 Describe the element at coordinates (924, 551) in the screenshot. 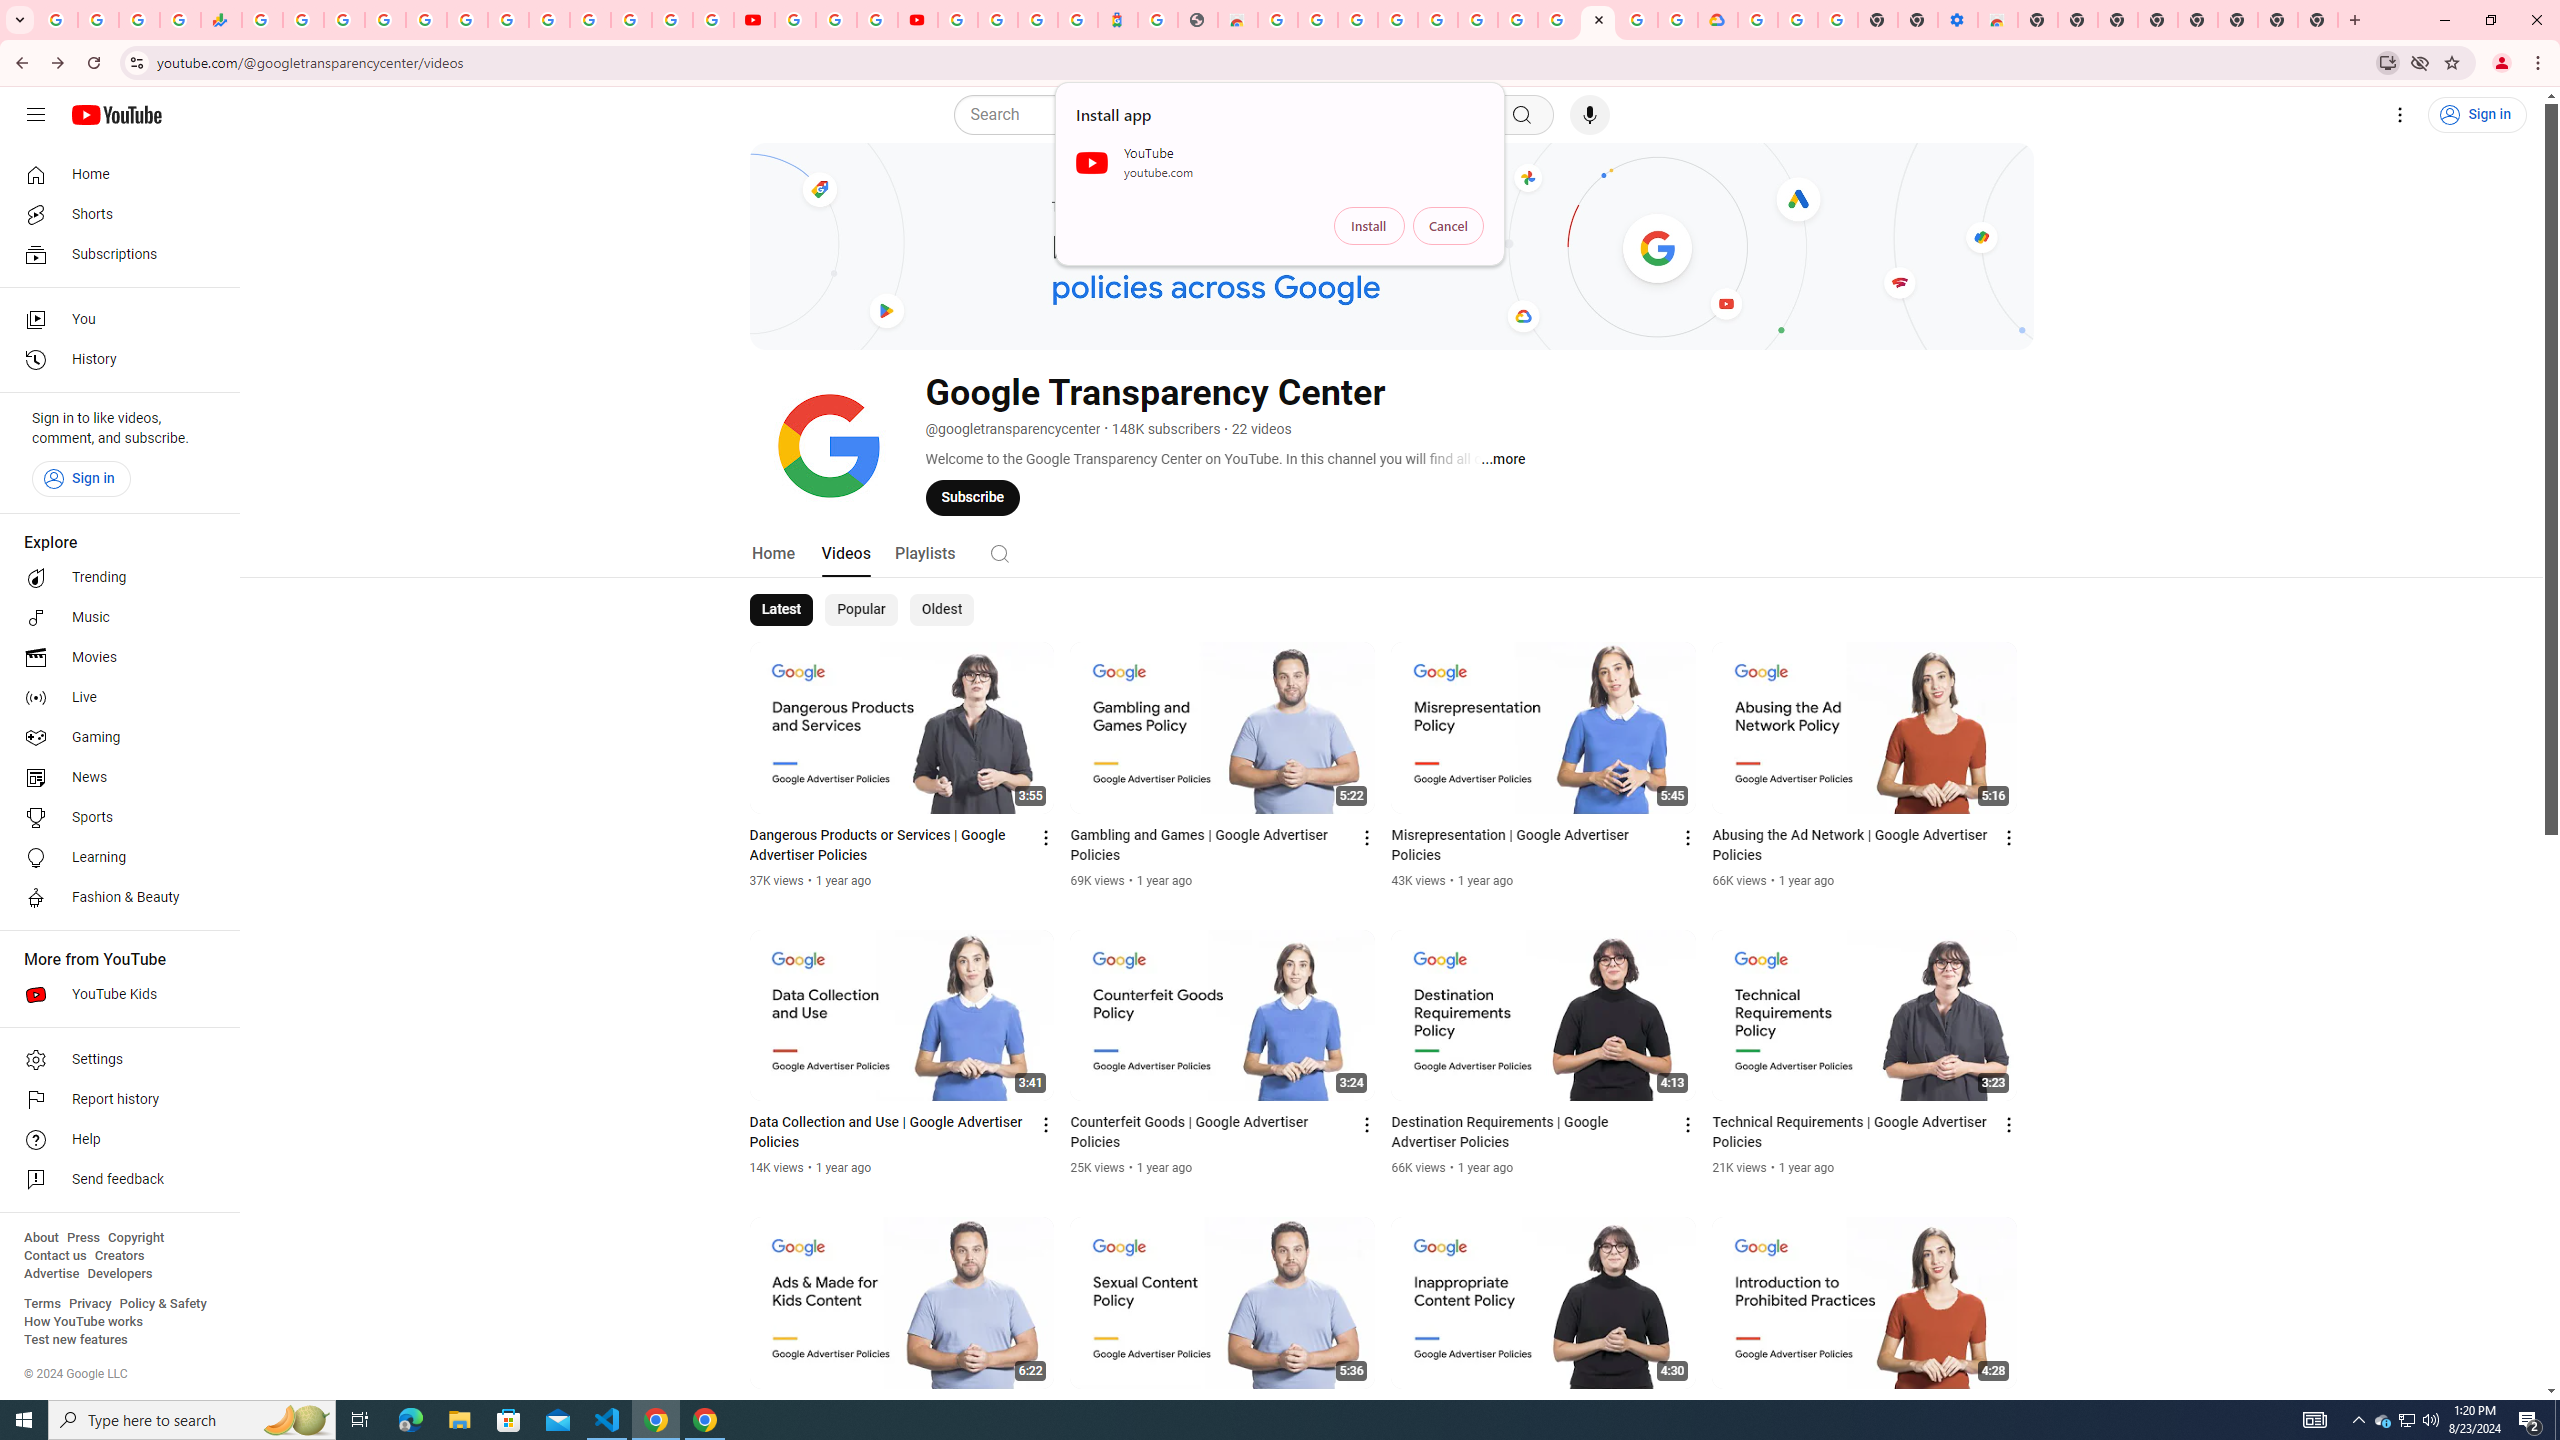

I see `'Playlists'` at that location.